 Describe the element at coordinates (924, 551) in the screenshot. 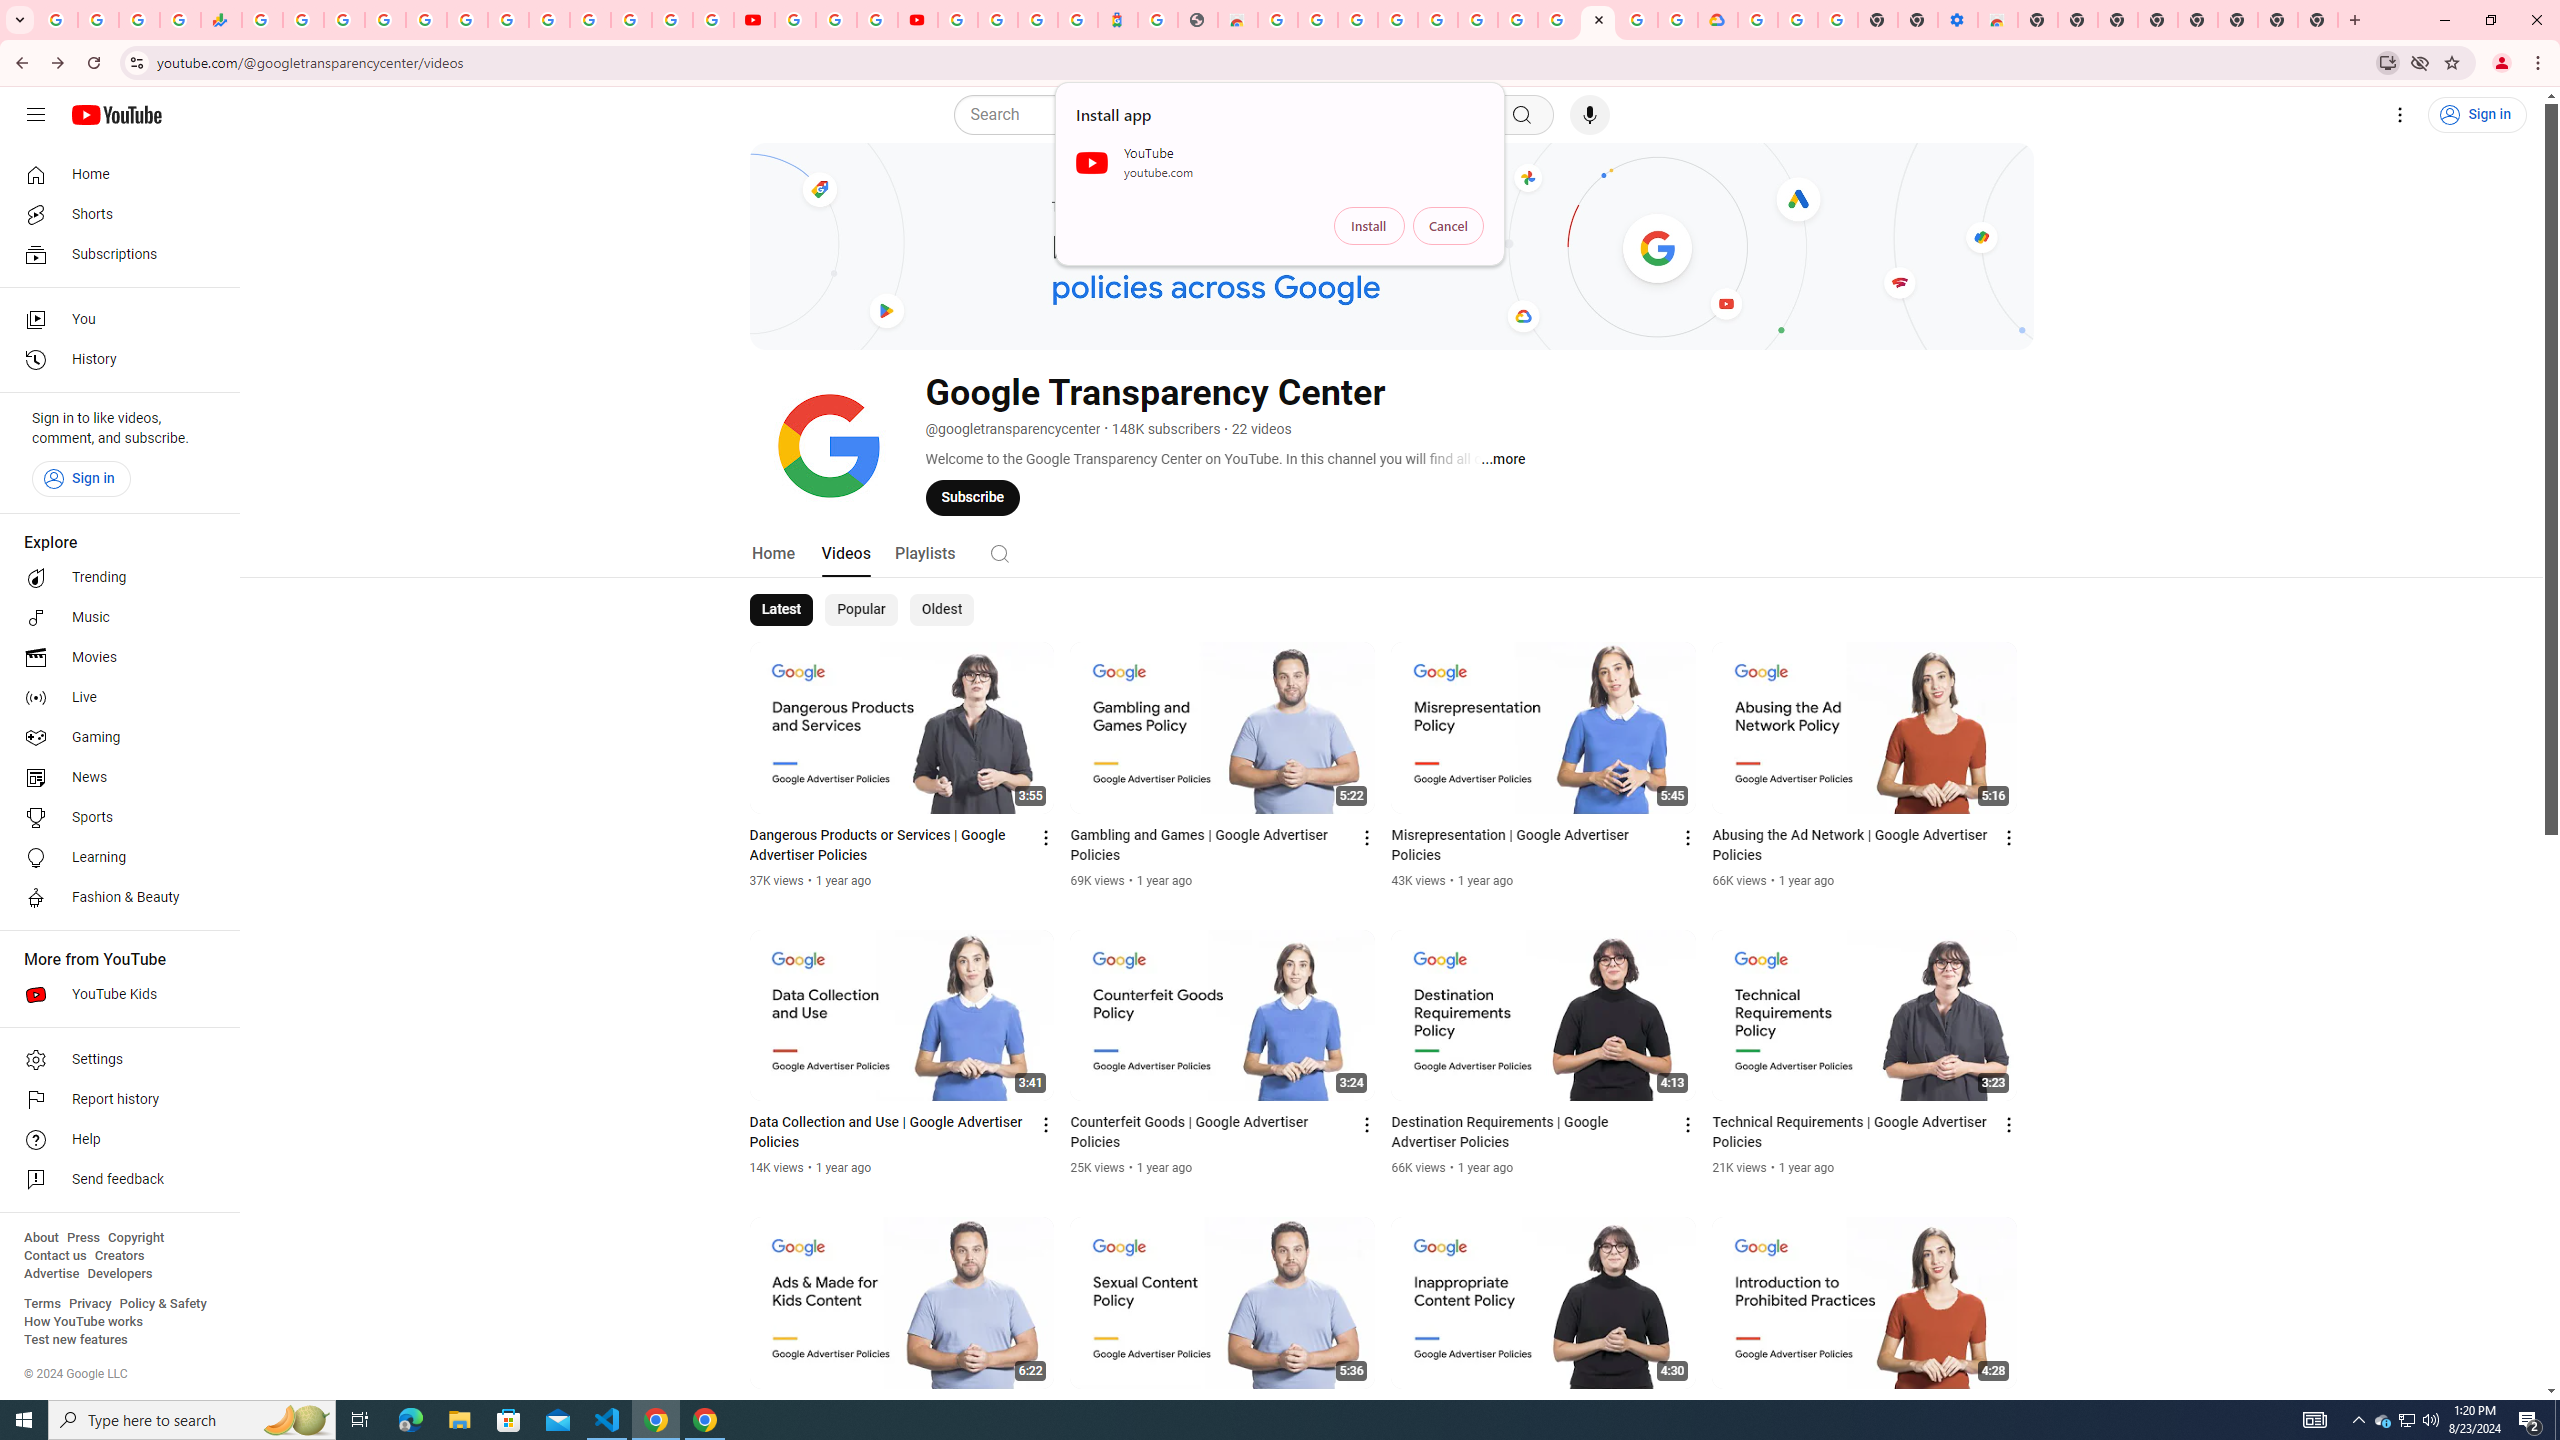

I see `'Playlists'` at that location.